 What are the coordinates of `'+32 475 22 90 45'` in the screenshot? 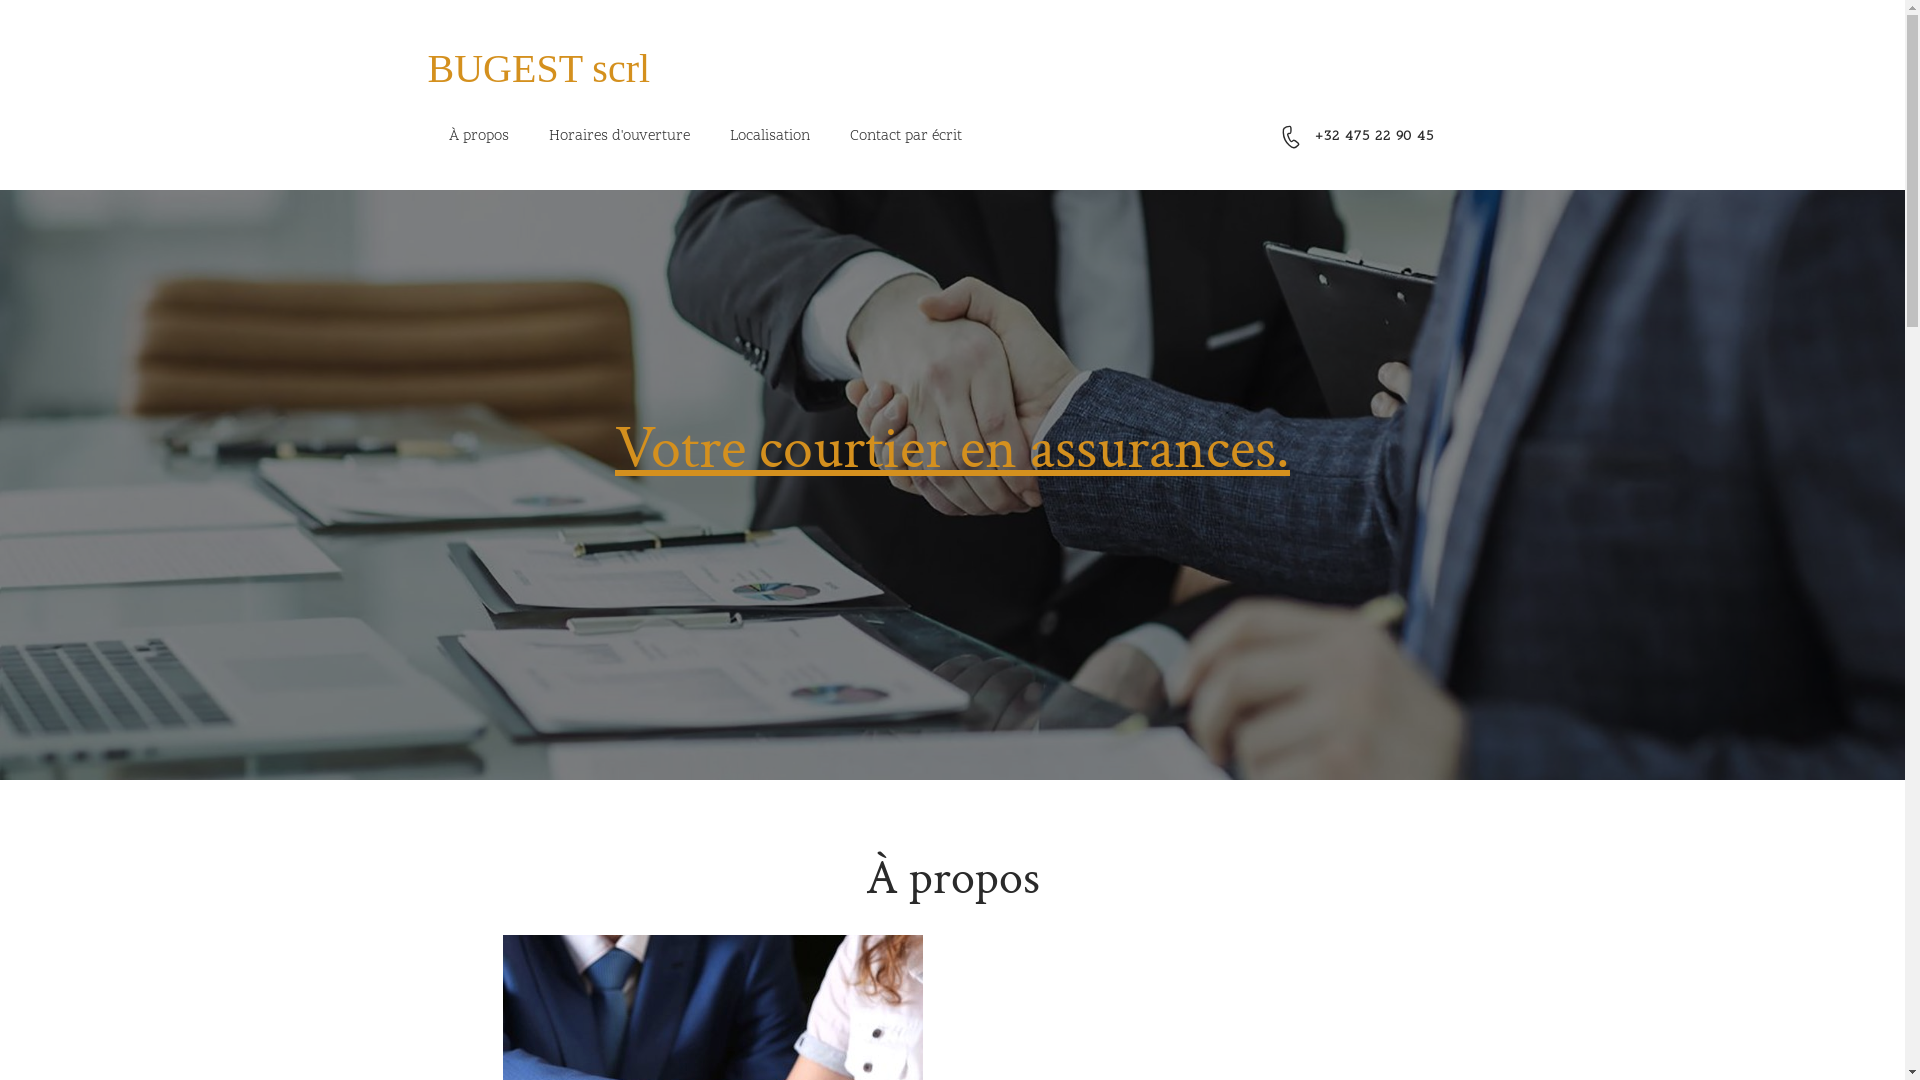 It's located at (1372, 135).